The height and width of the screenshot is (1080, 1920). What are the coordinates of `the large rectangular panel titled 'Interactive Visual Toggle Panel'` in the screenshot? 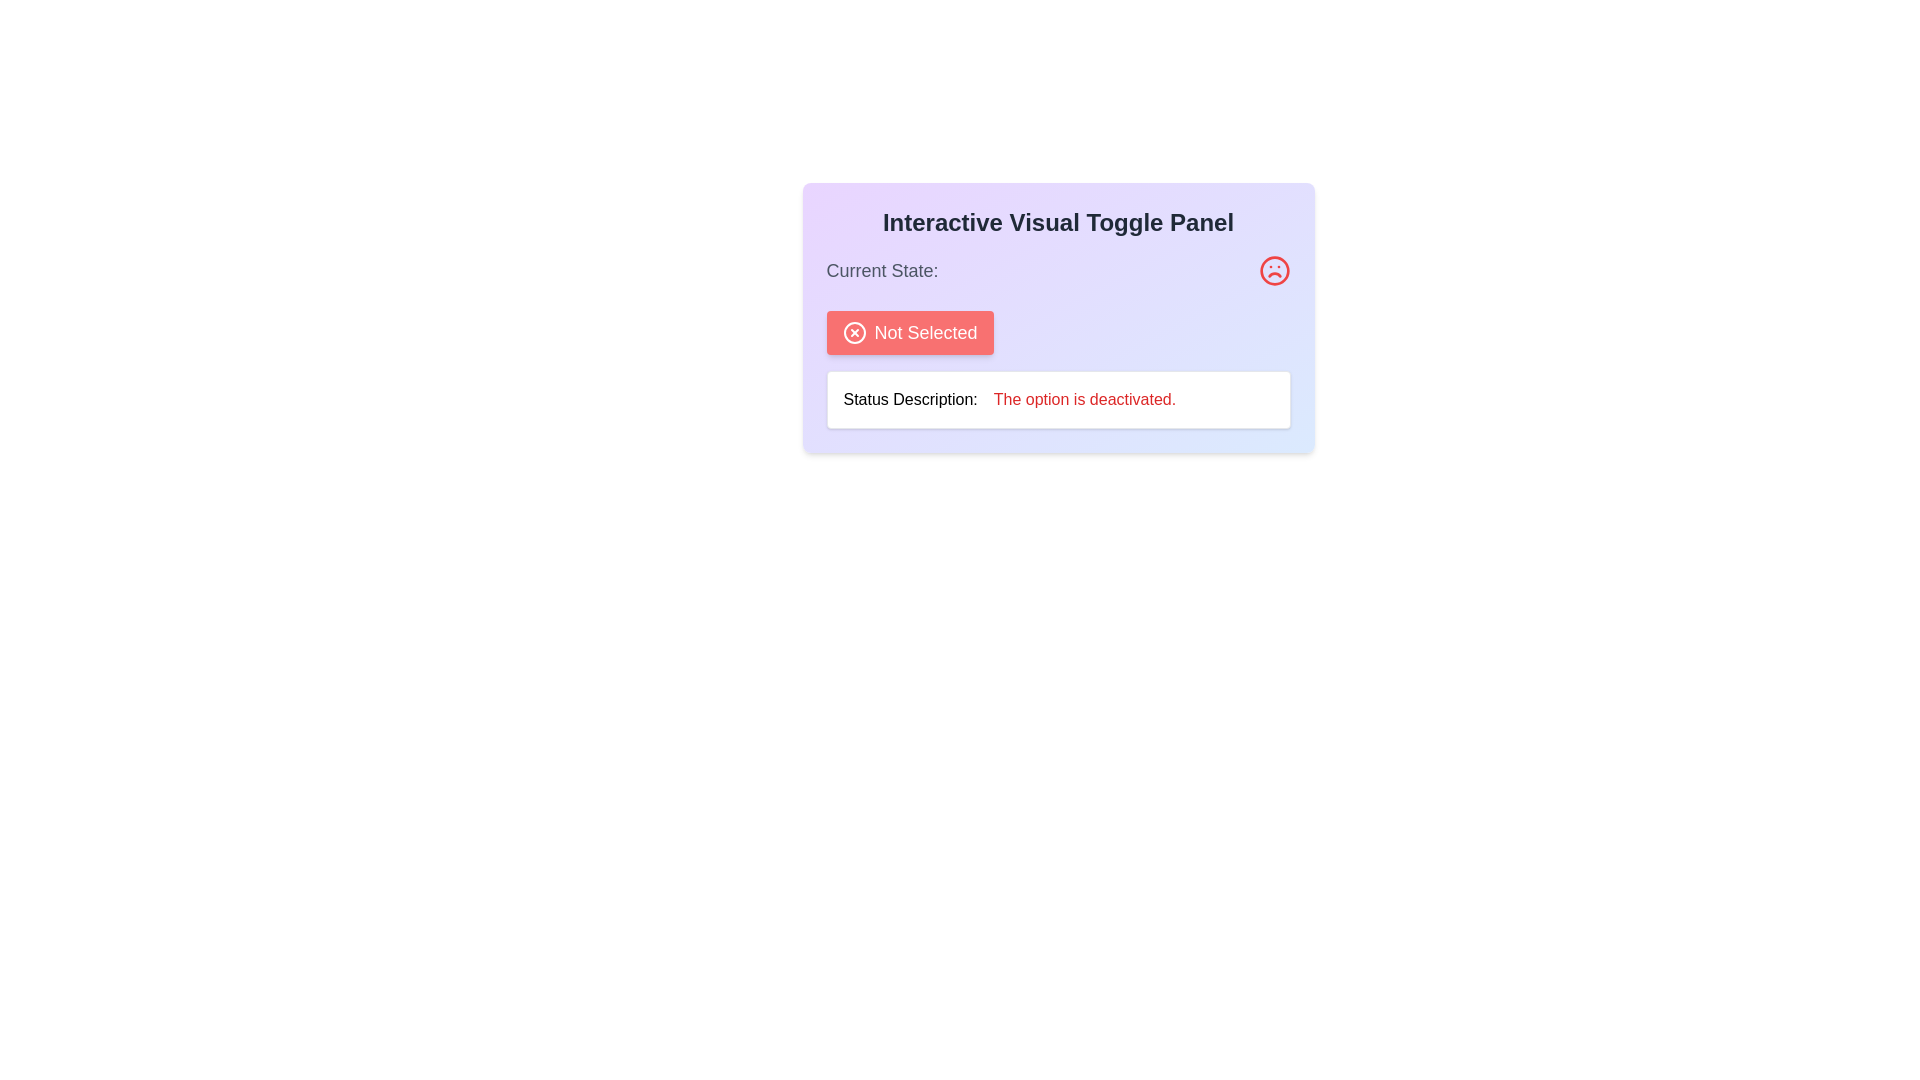 It's located at (1057, 316).